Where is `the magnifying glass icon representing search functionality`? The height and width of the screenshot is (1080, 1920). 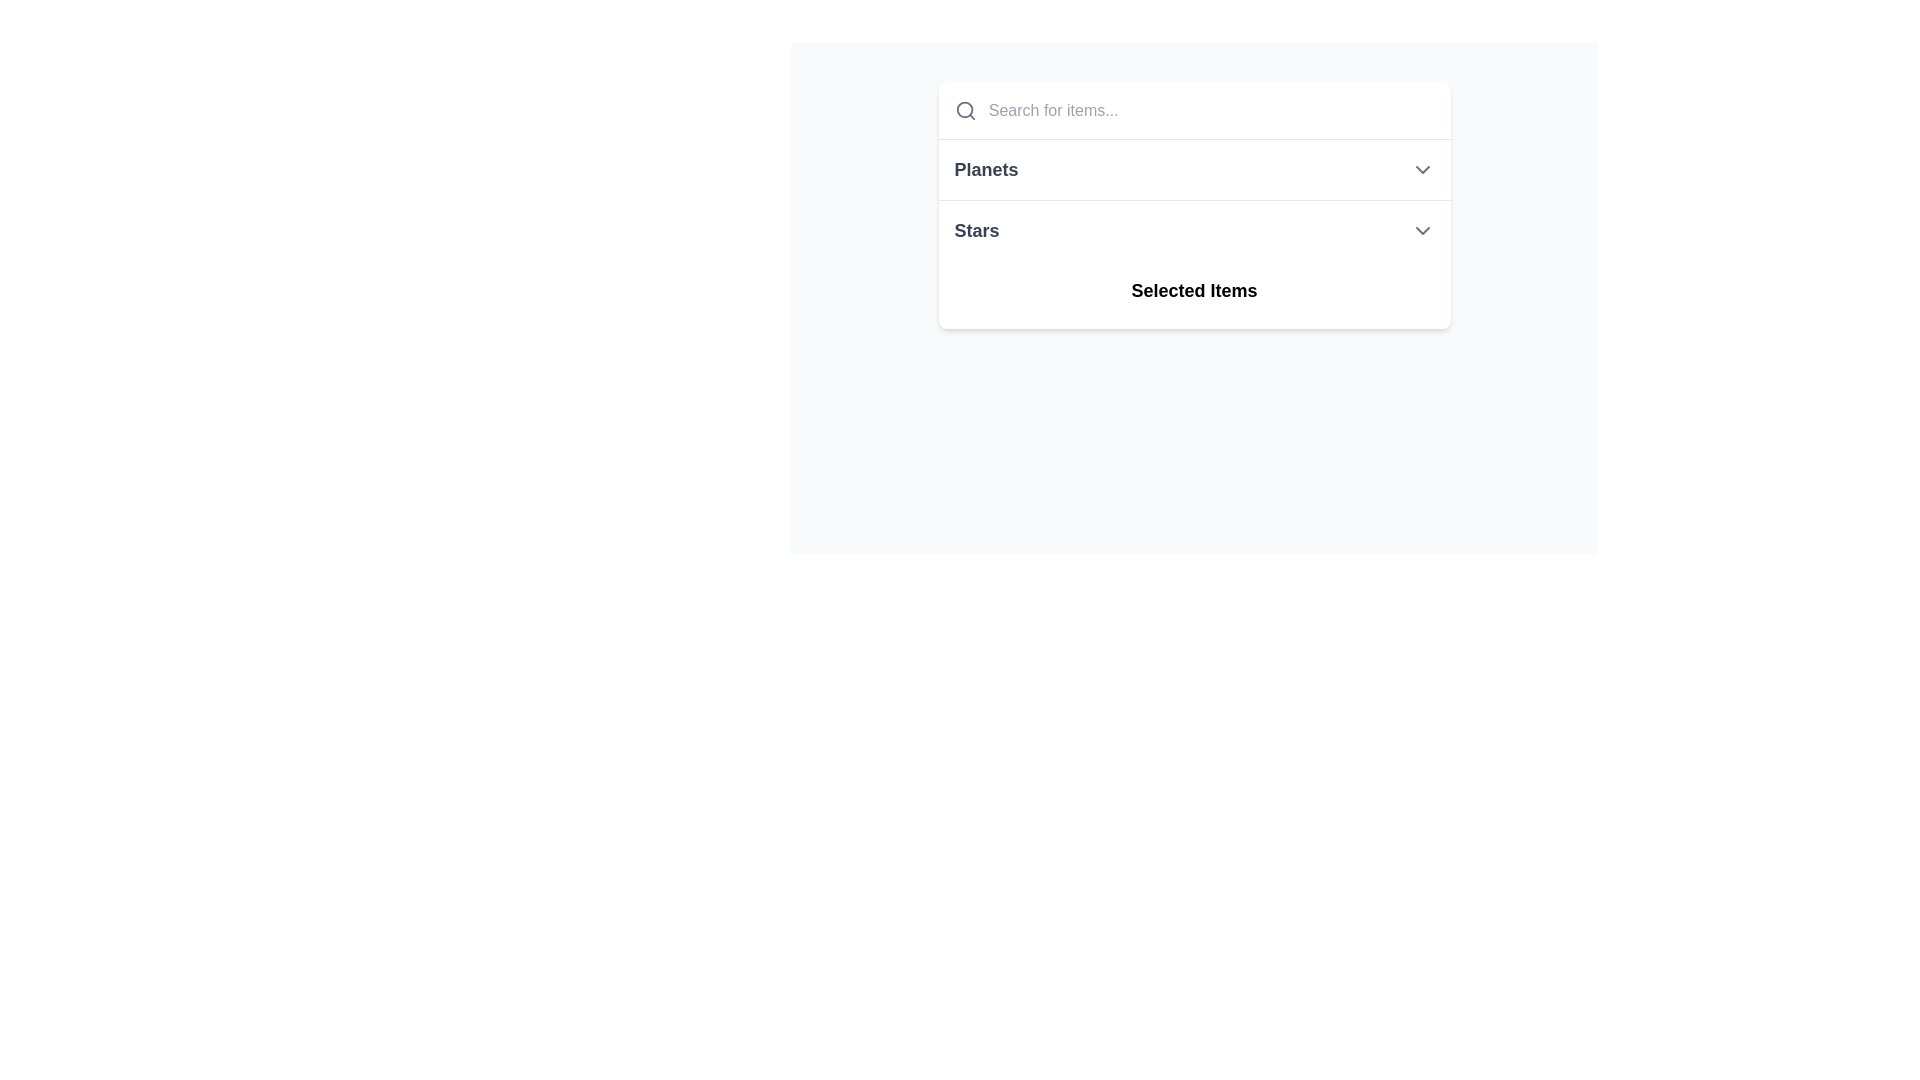
the magnifying glass icon representing search functionality is located at coordinates (965, 111).